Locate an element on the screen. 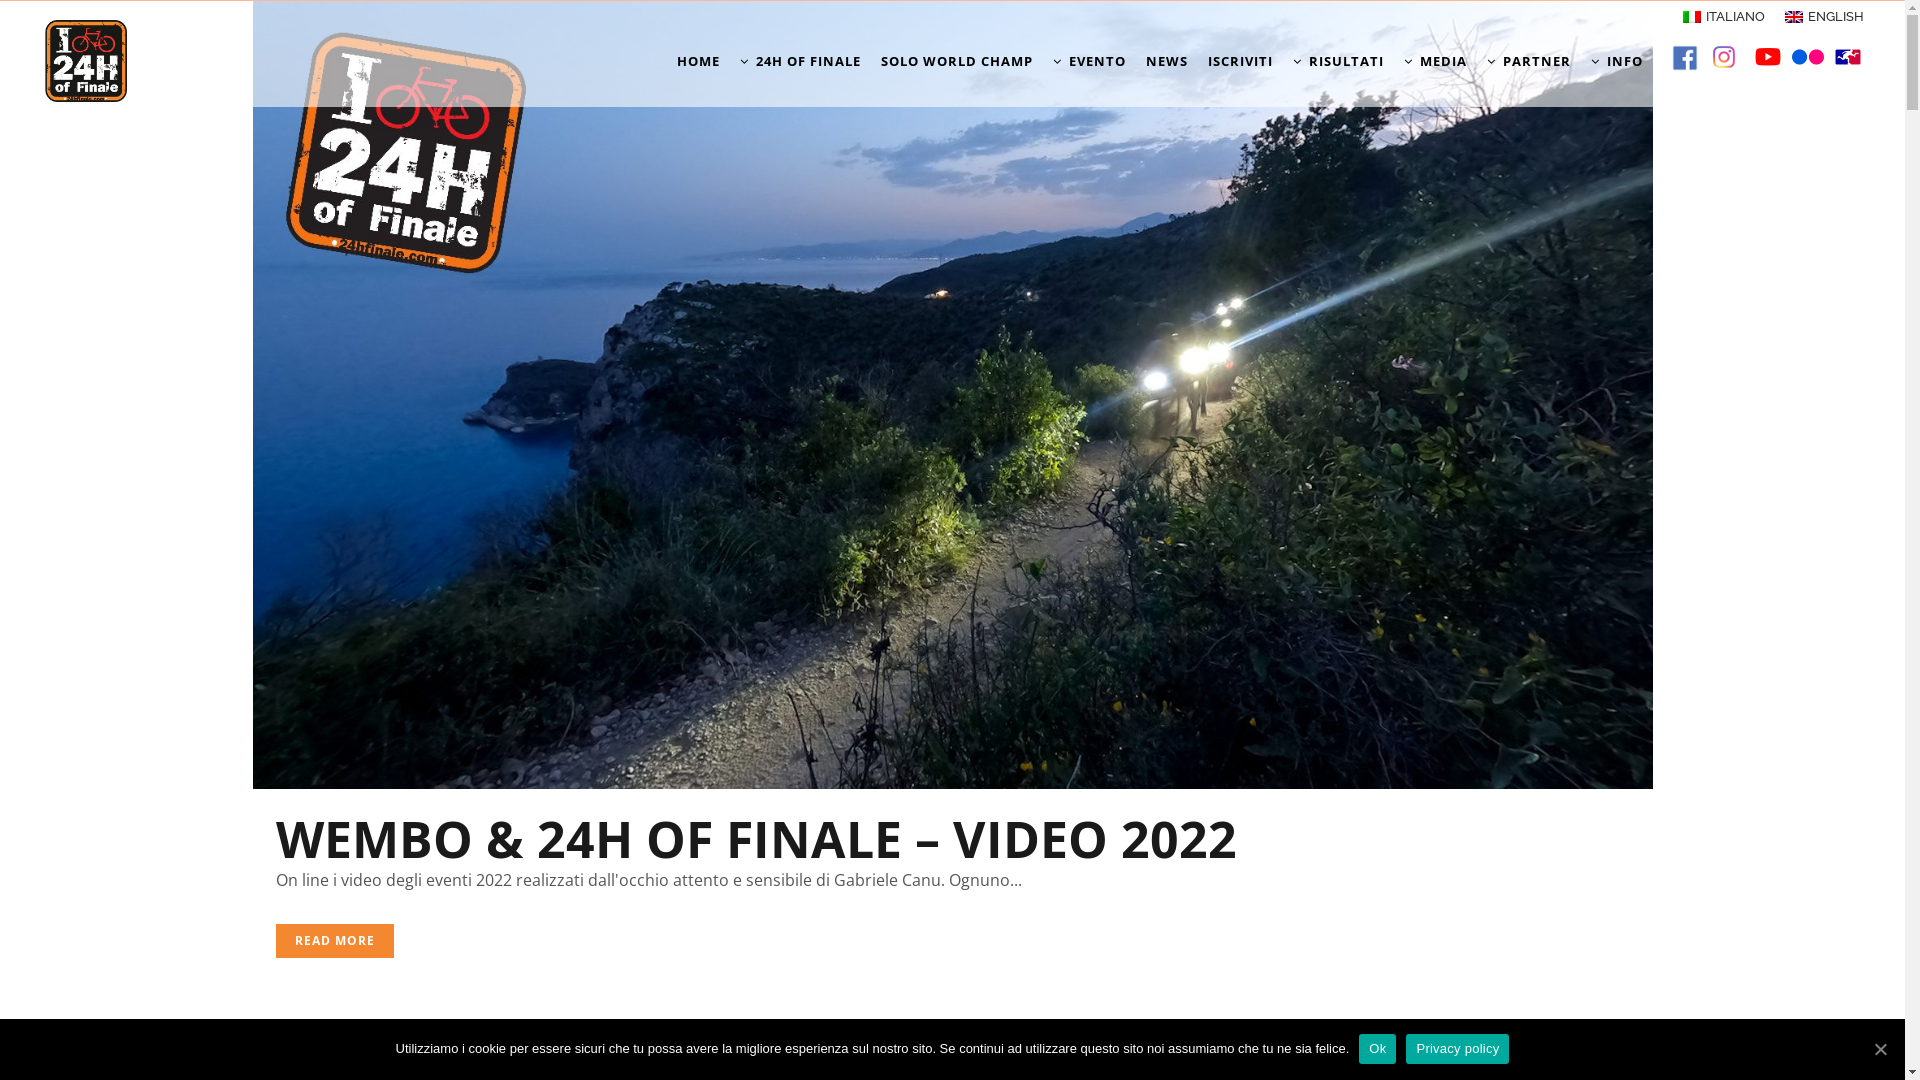 This screenshot has height=1080, width=1920. 'EVENTO' is located at coordinates (1088, 60).